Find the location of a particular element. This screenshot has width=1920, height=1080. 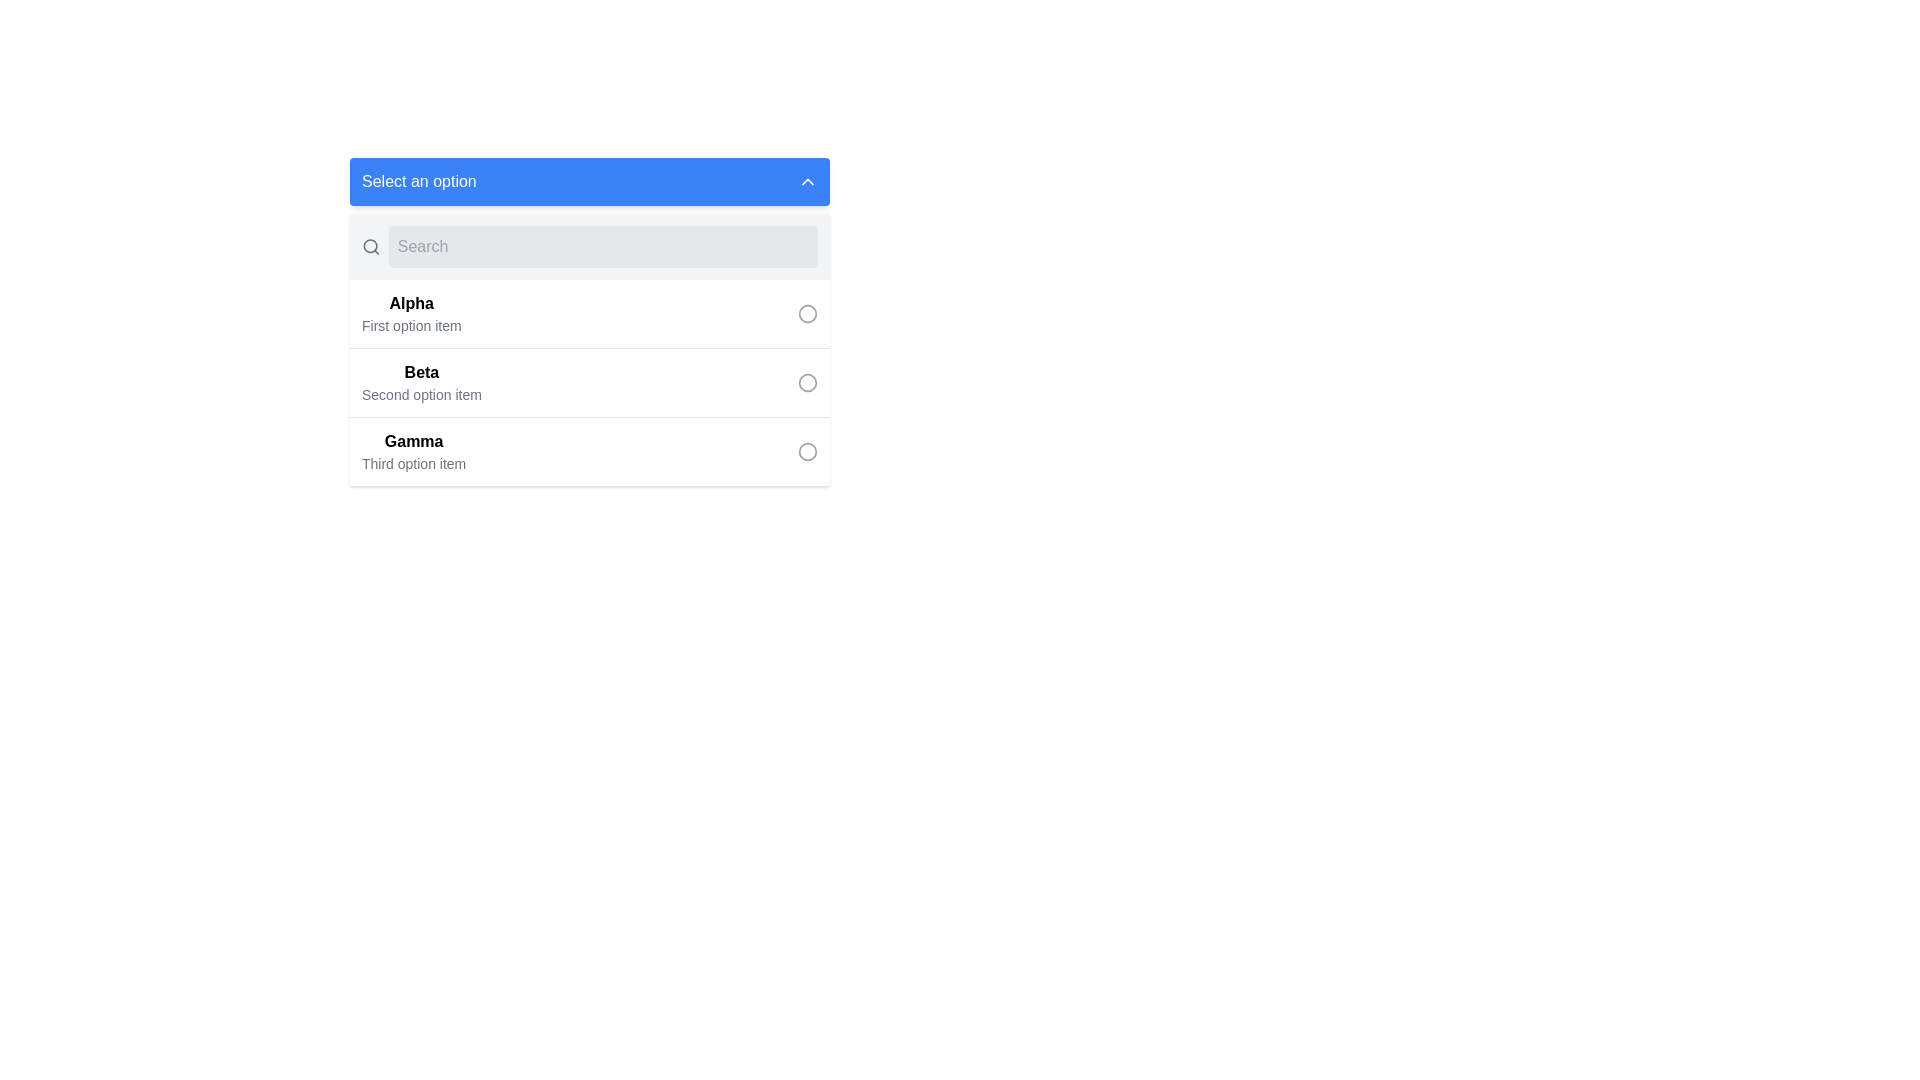

the circular radio button with a gray border and white fill, located on the right side of the row labeled 'Beta' is located at coordinates (807, 382).